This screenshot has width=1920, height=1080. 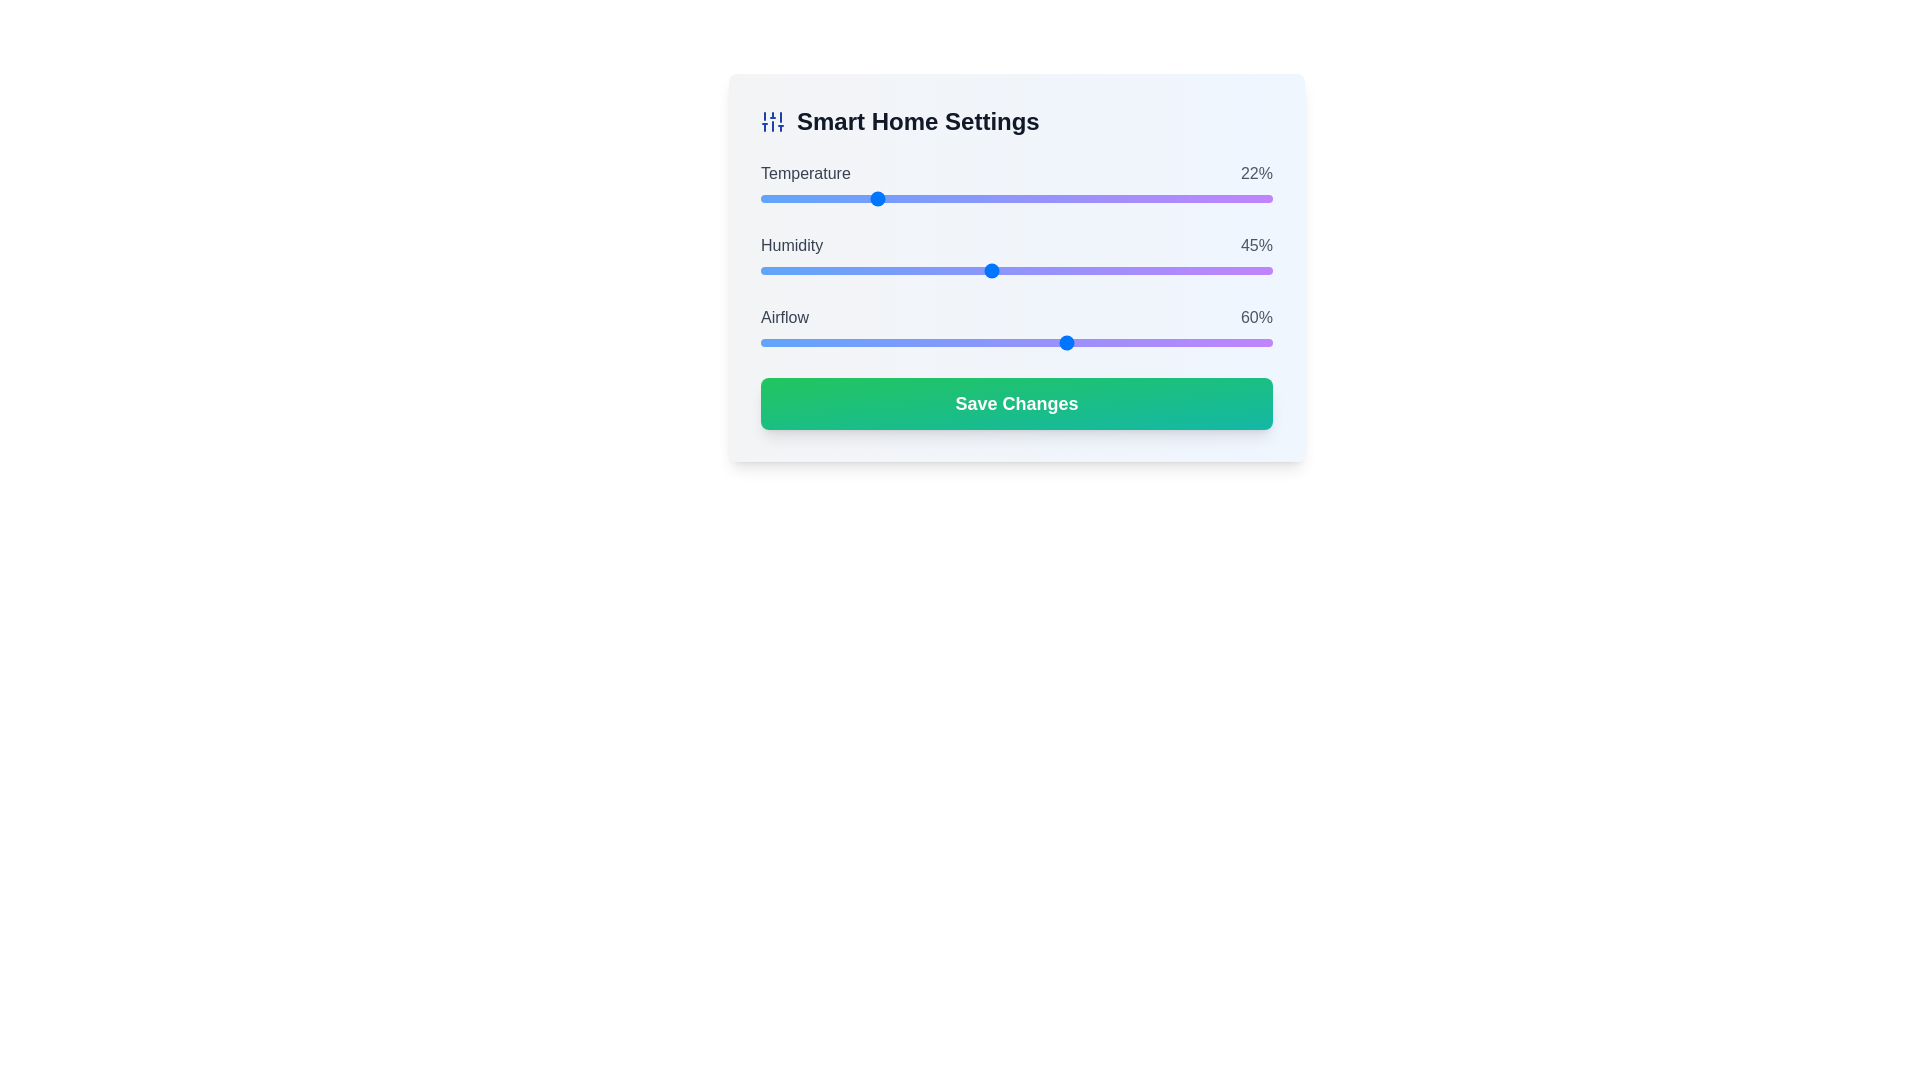 I want to click on the humidity level, so click(x=1261, y=270).